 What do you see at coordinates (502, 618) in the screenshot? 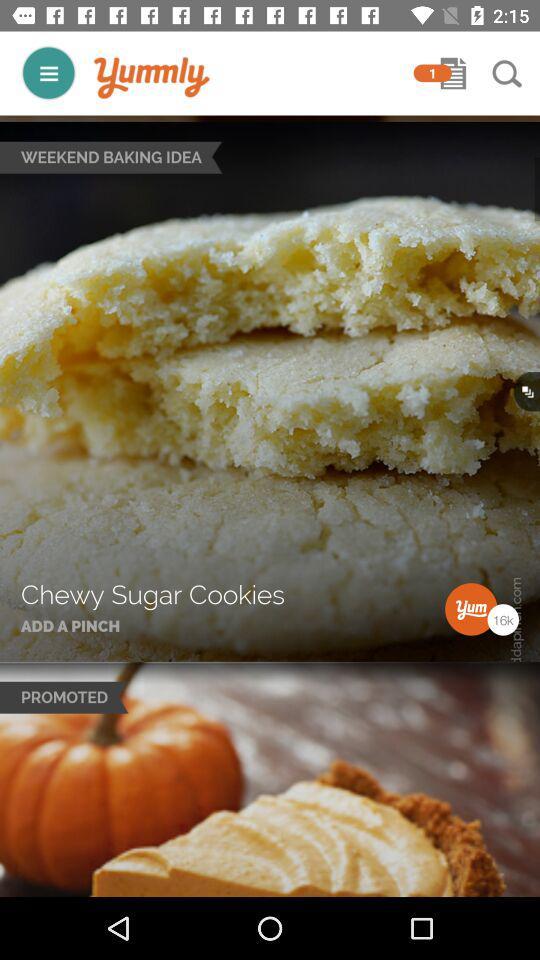
I see `16 k in bottom` at bounding box center [502, 618].